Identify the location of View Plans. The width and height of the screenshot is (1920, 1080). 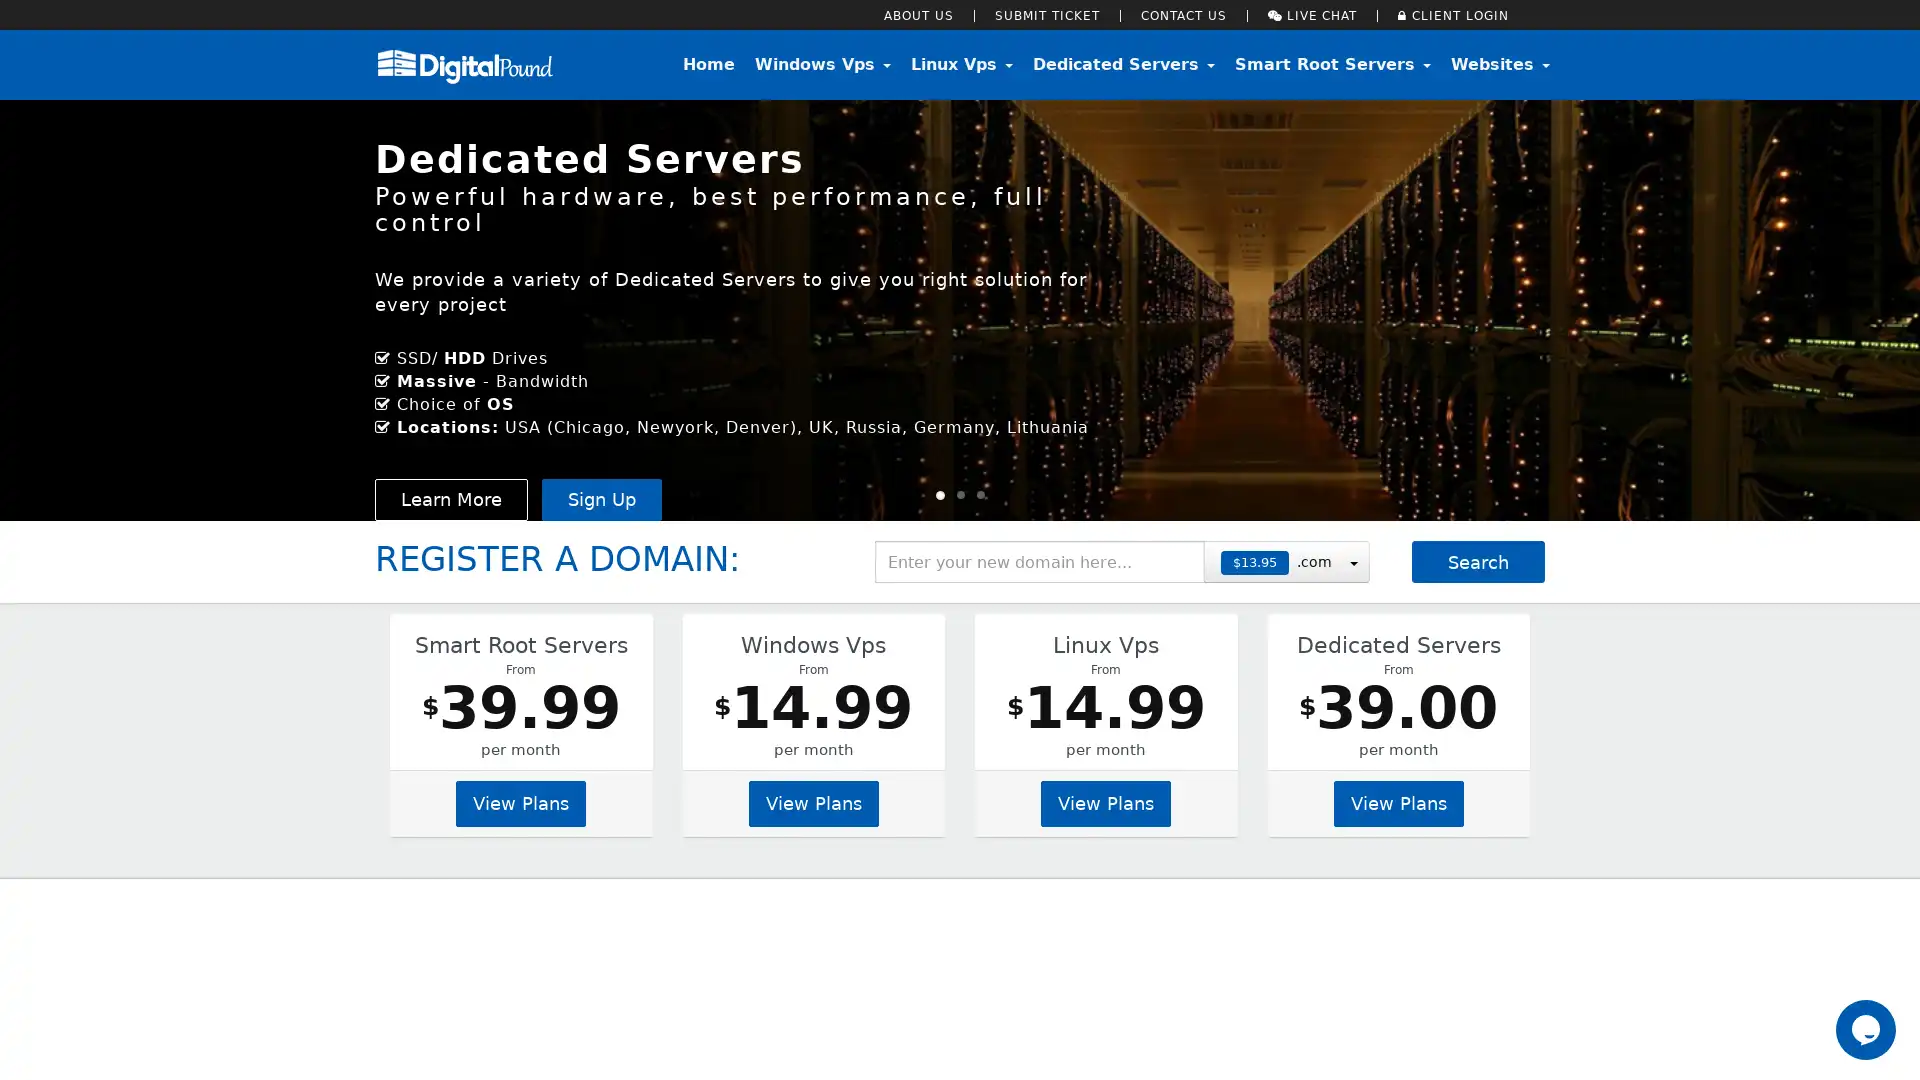
(1396, 801).